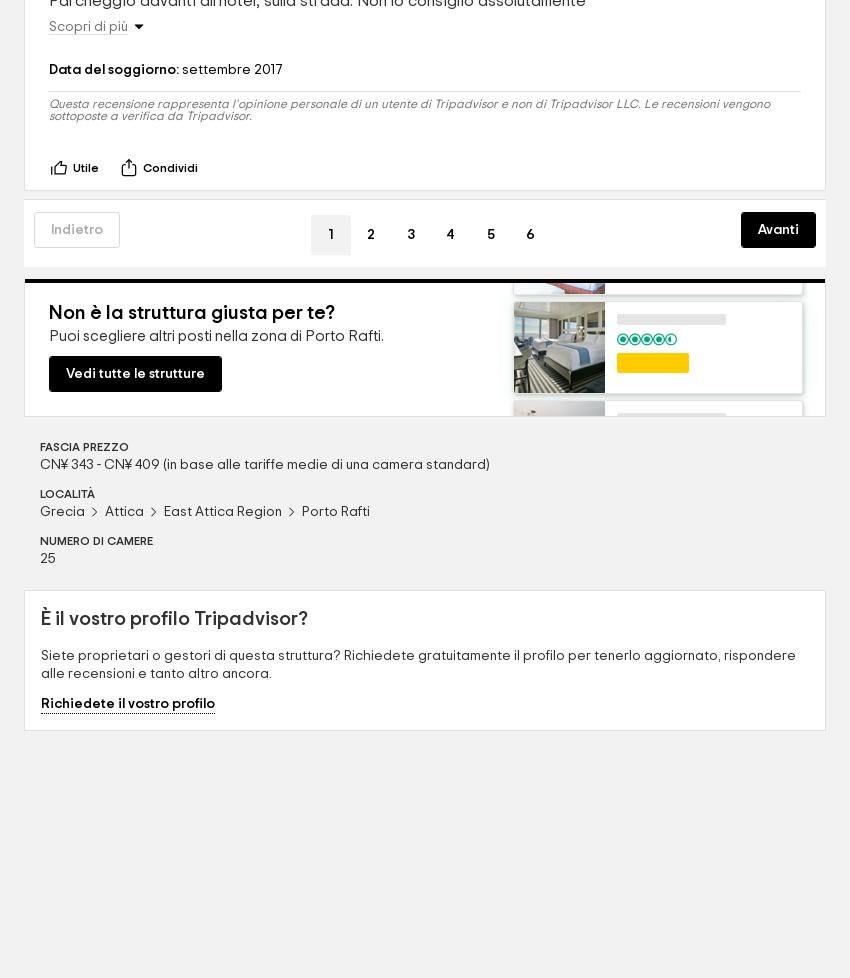  What do you see at coordinates (95, 541) in the screenshot?
I see `'NUMERO DI CAMERE'` at bounding box center [95, 541].